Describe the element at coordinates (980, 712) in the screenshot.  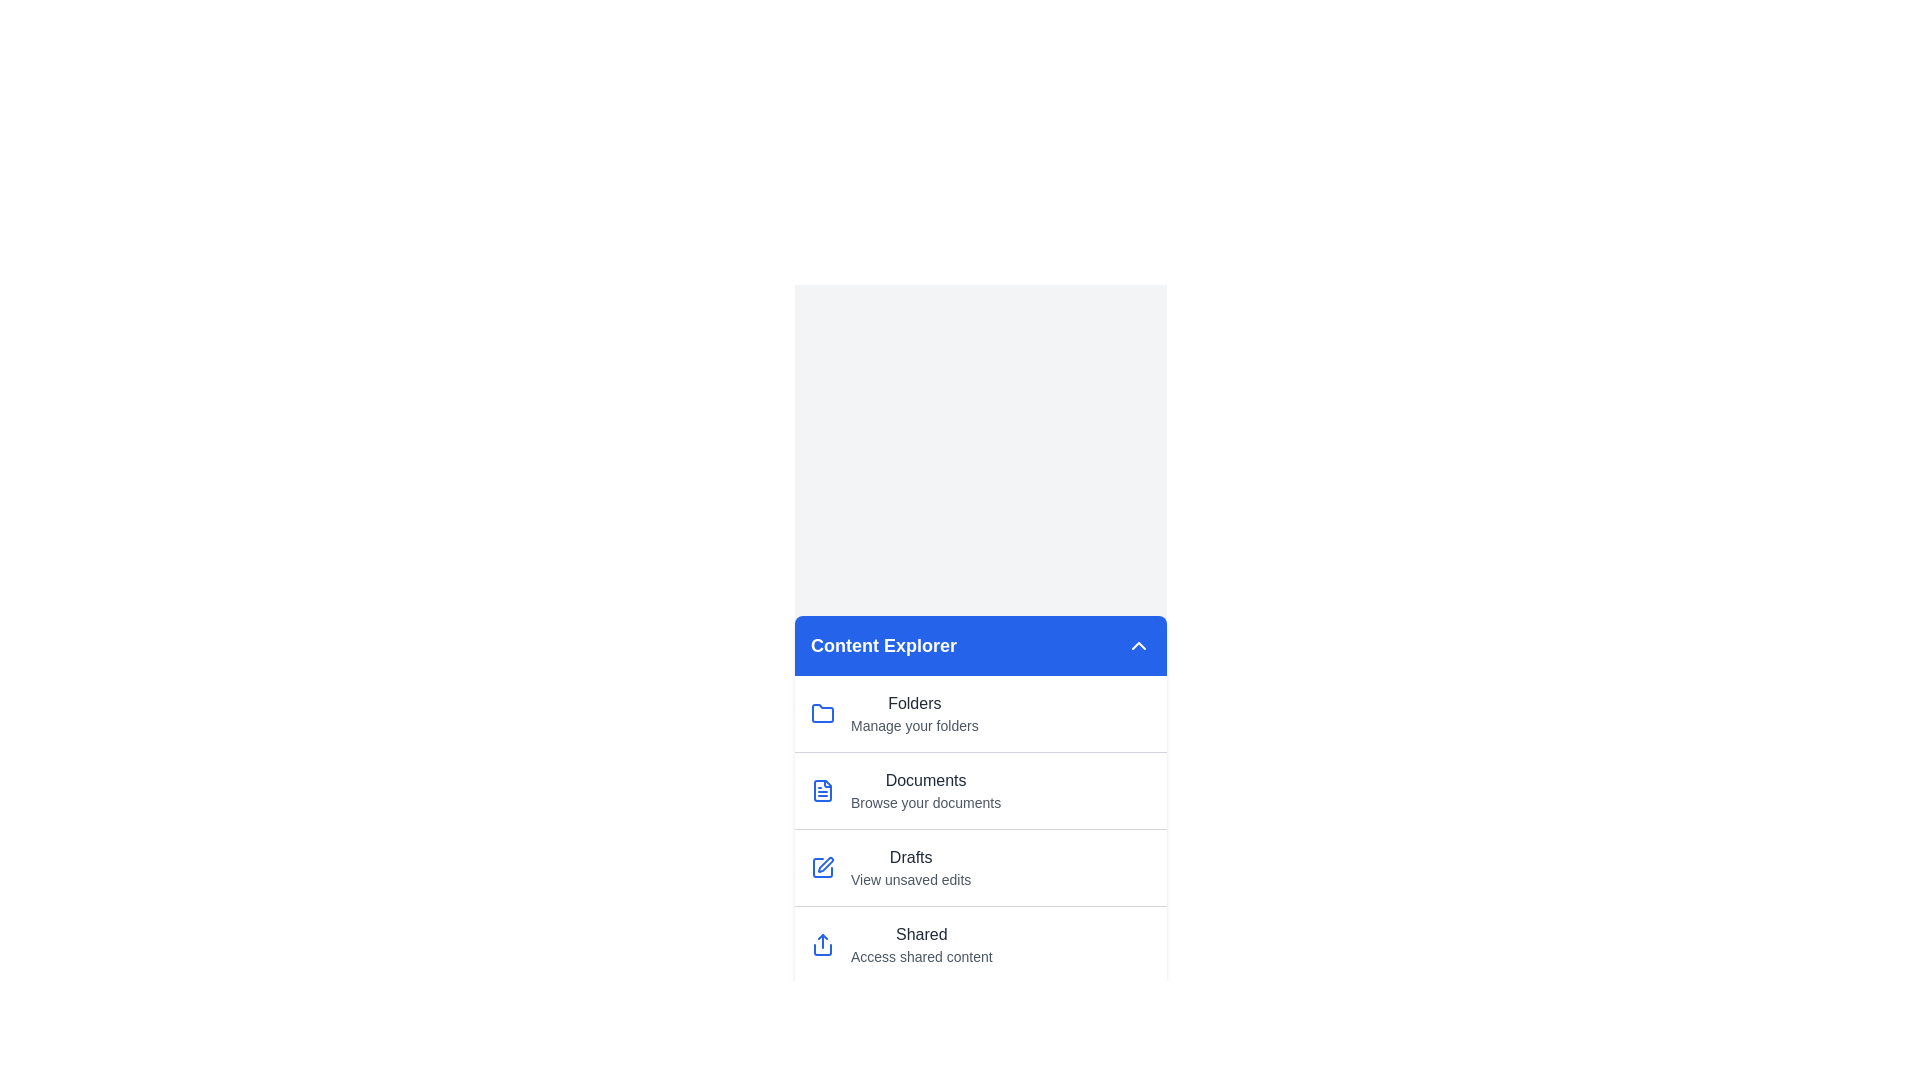
I see `the menu item Folders from the list` at that location.